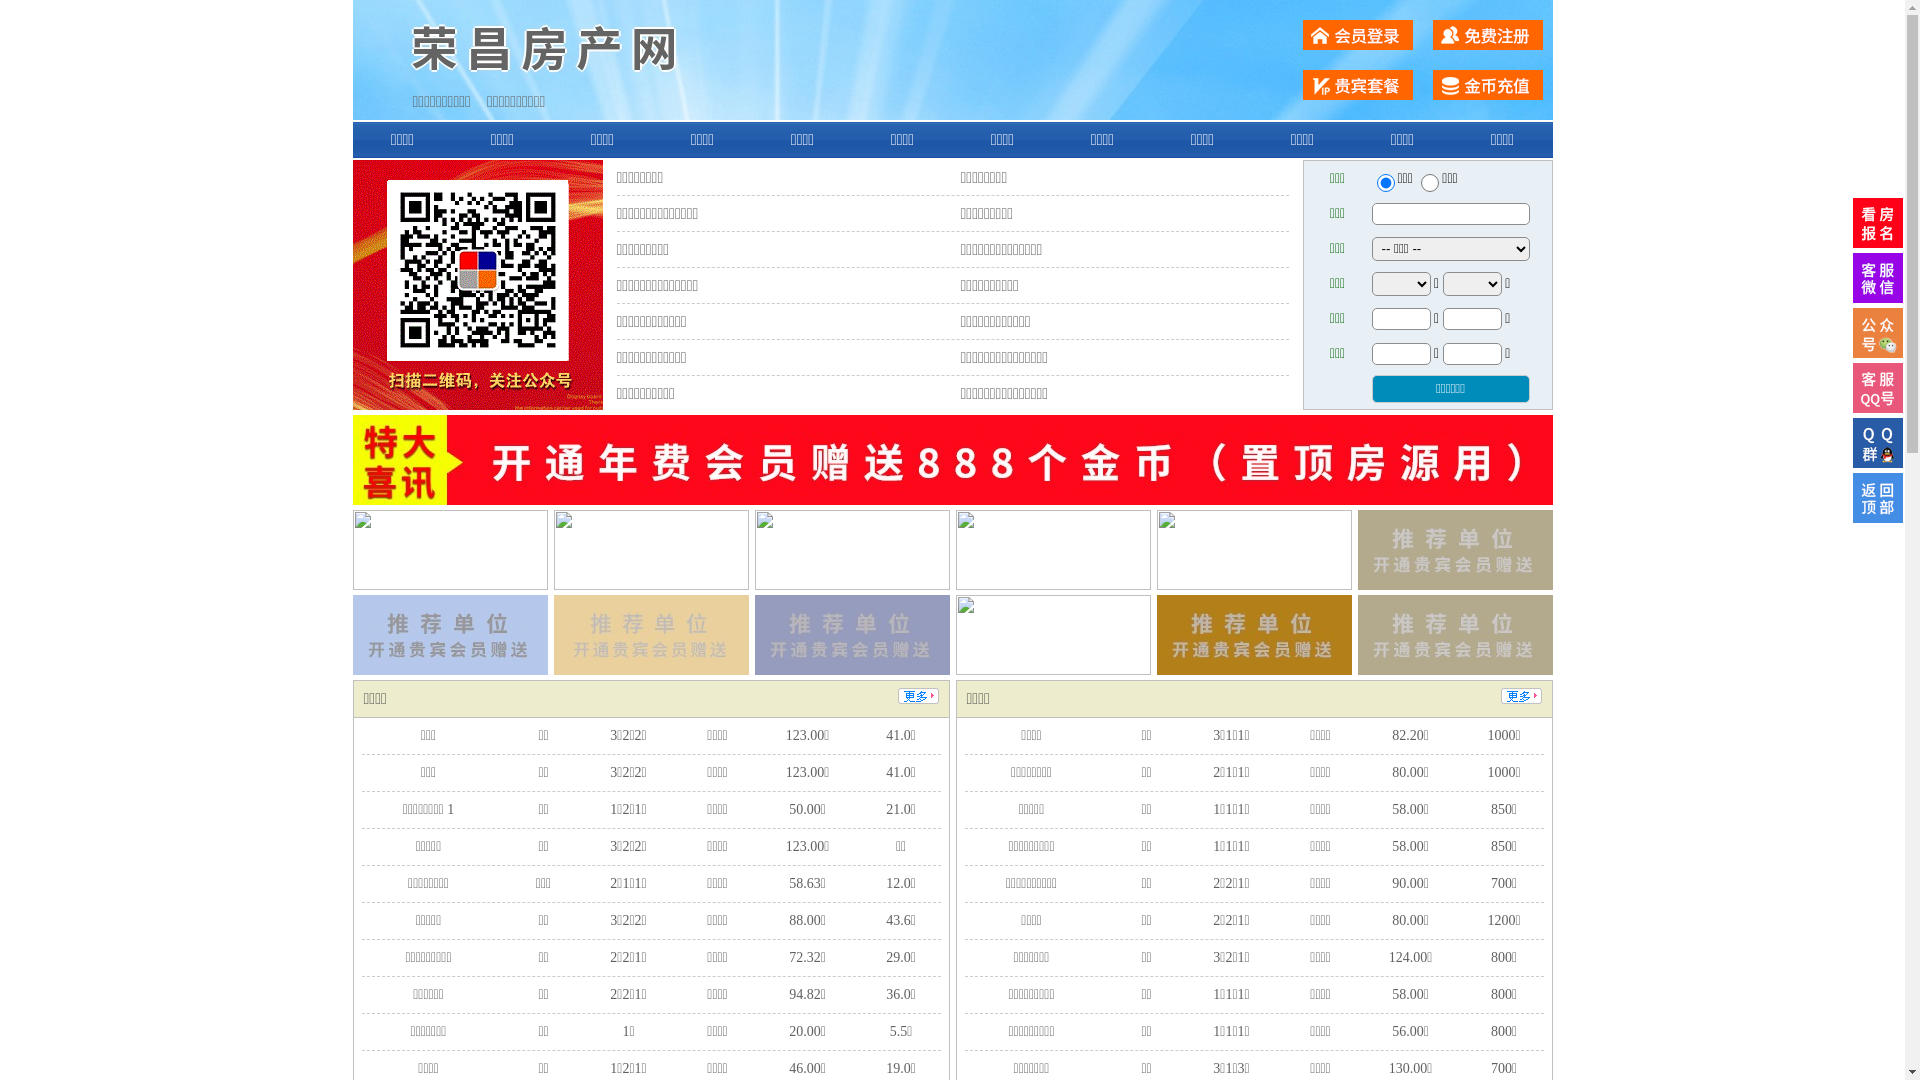  What do you see at coordinates (1419, 182) in the screenshot?
I see `'chuzu'` at bounding box center [1419, 182].